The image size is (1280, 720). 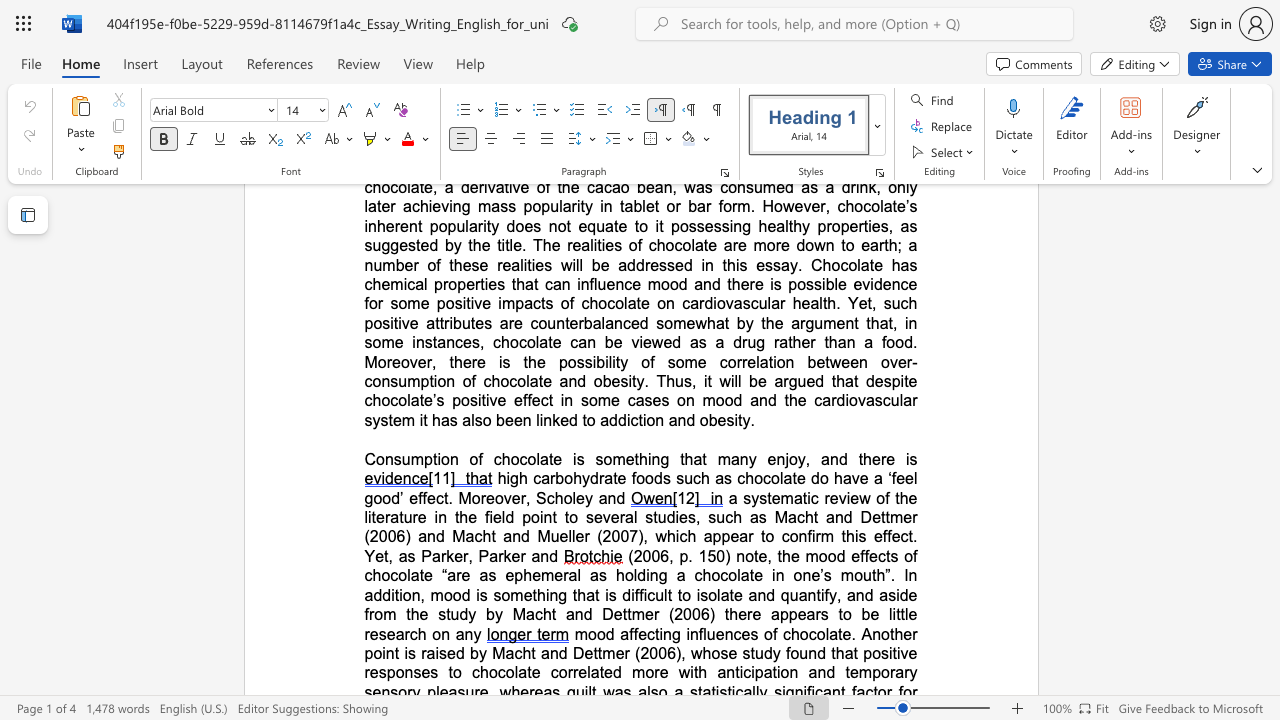 What do you see at coordinates (571, 497) in the screenshot?
I see `the subset text "le" within the text "high carbohydrate foods such as chocolate do have a ‘feel good’ effect. Moreover, Scholey and"` at bounding box center [571, 497].